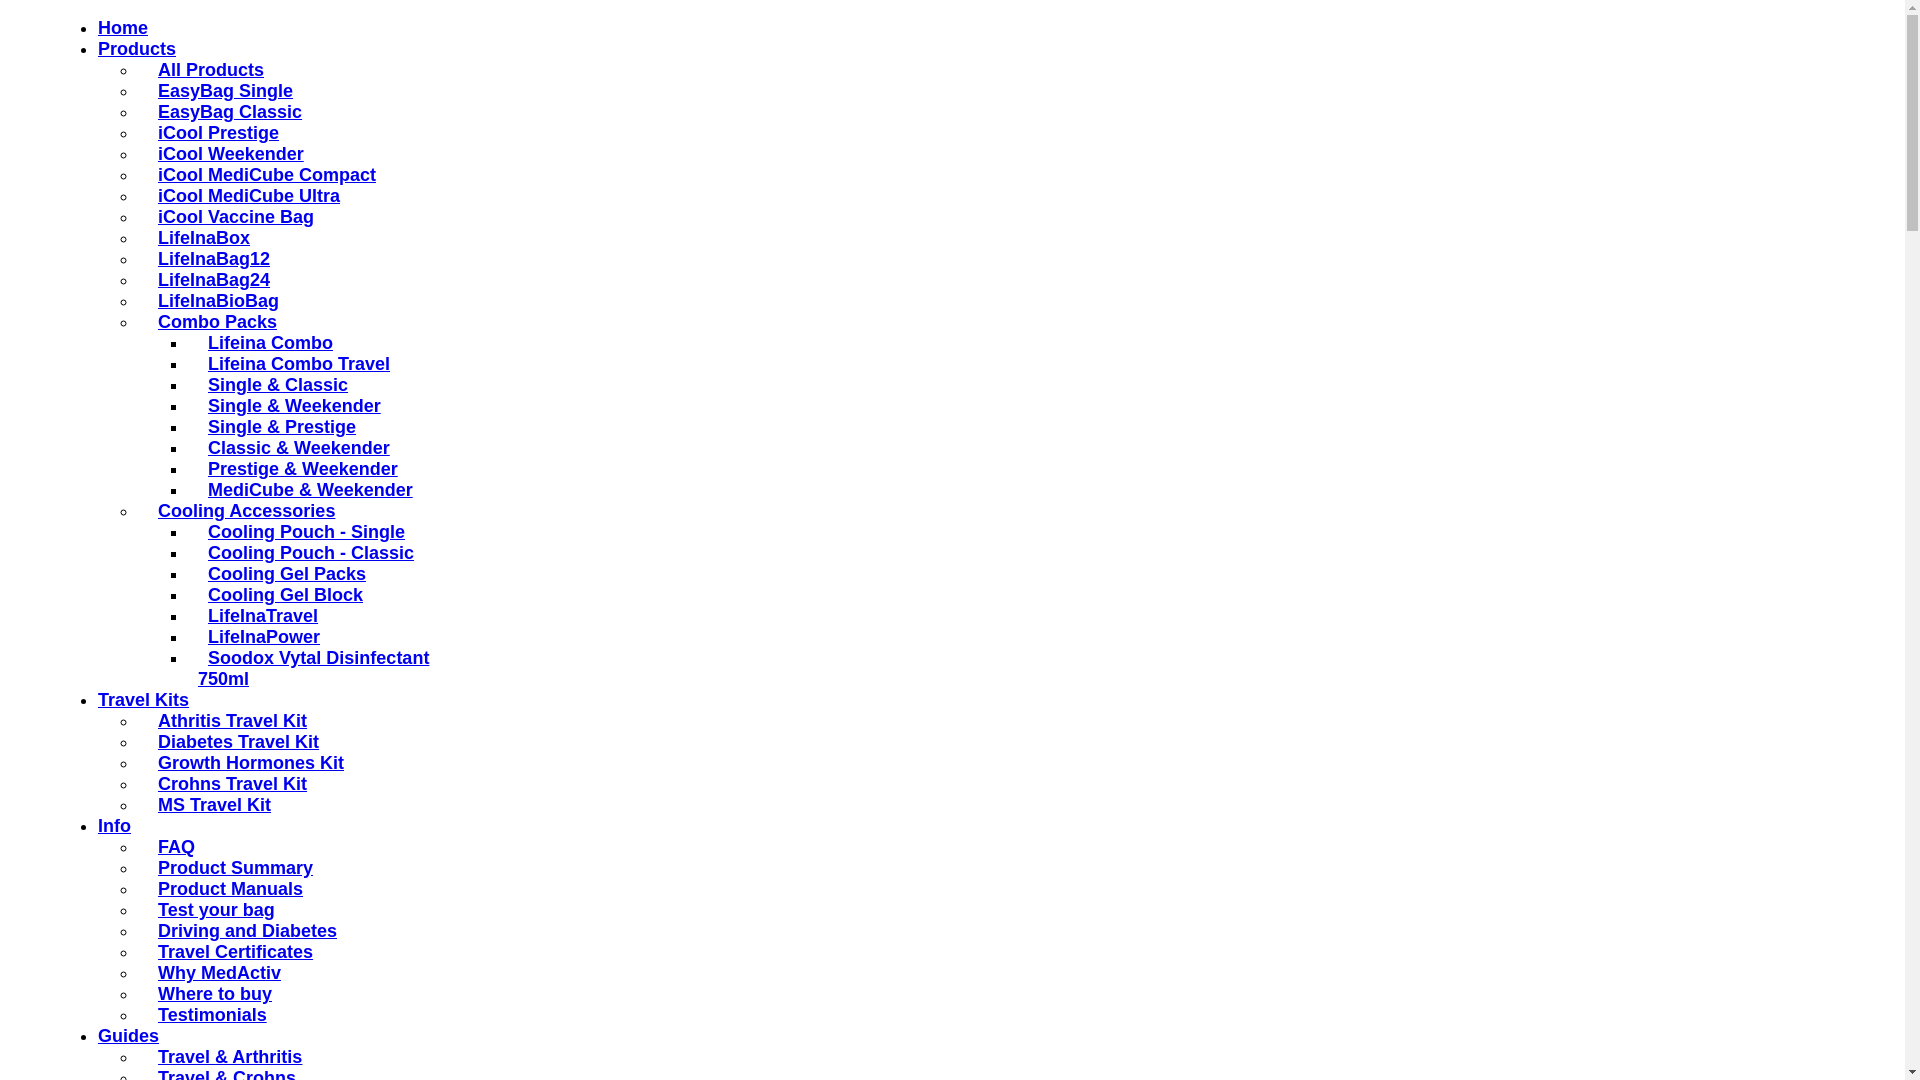 The image size is (1920, 1080). What do you see at coordinates (279, 593) in the screenshot?
I see `'Cooling Gel Block'` at bounding box center [279, 593].